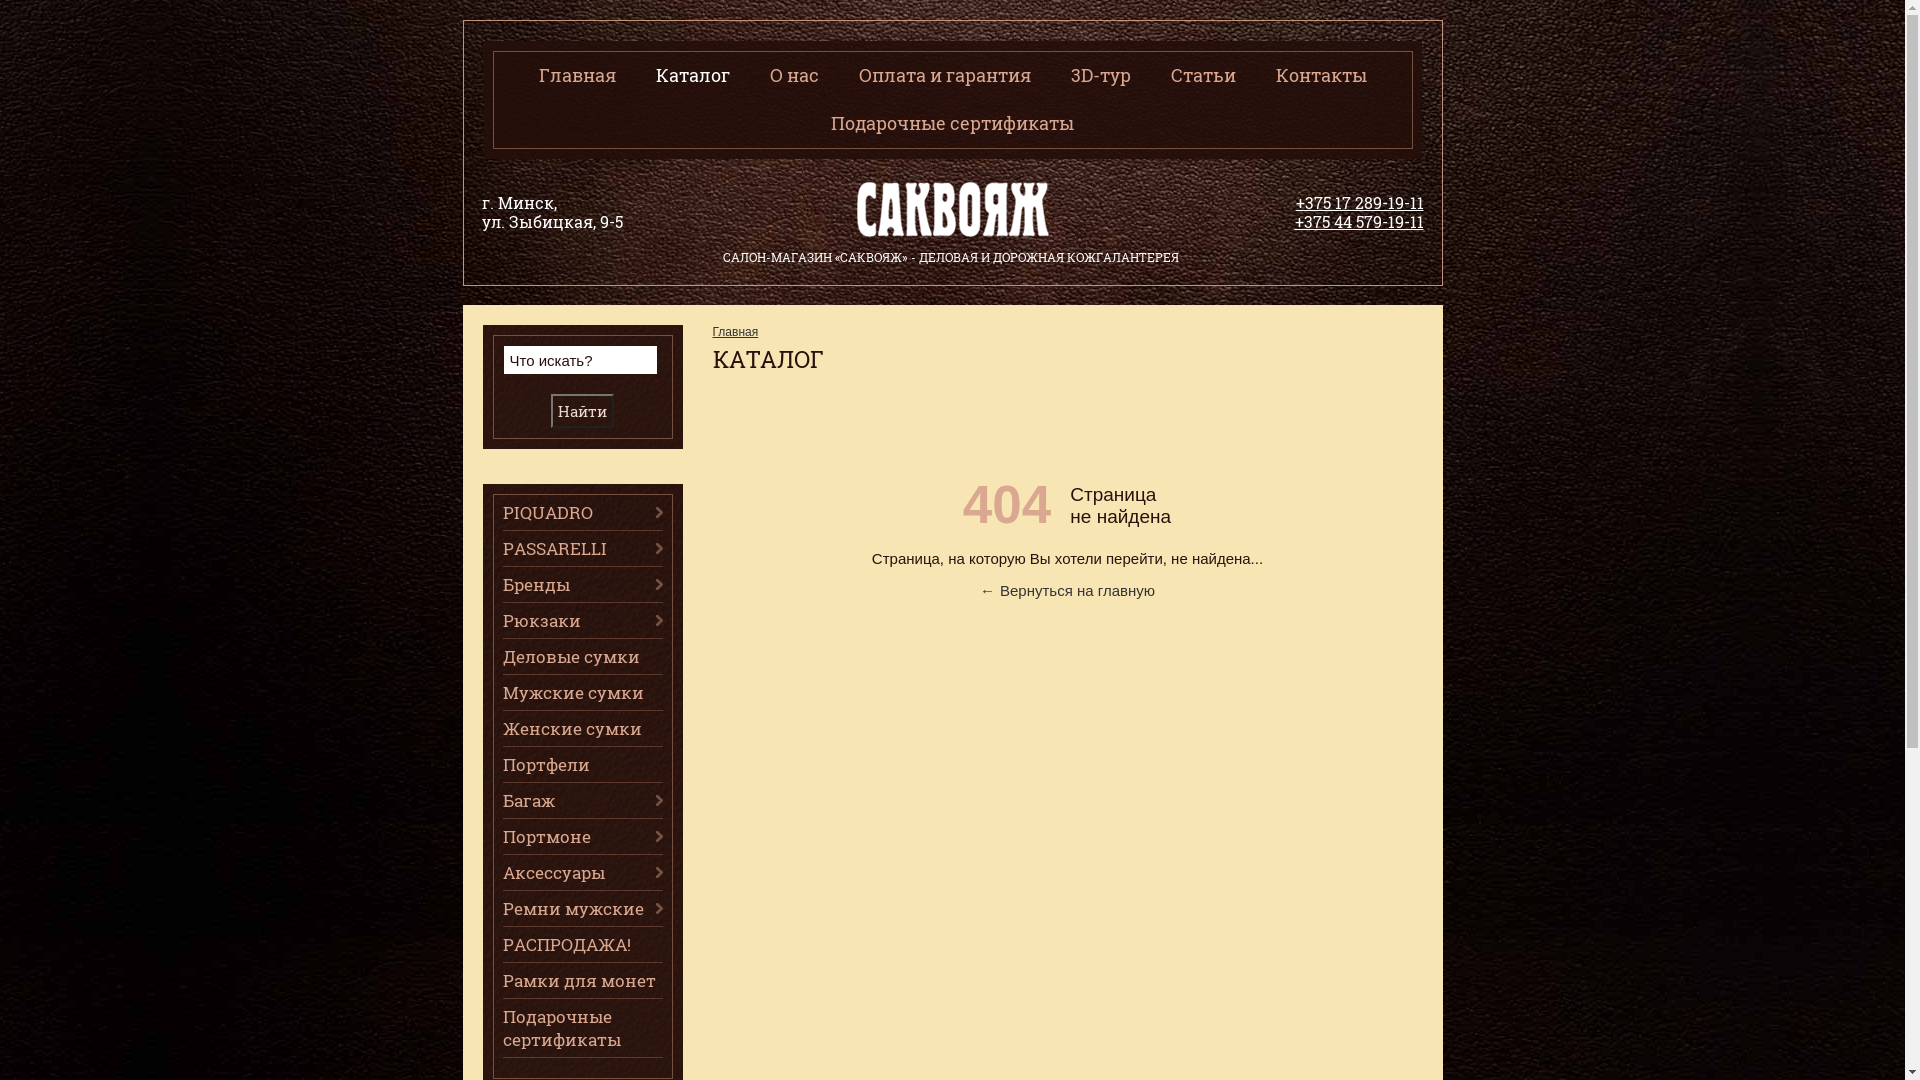 Image resolution: width=1920 pixels, height=1080 pixels. Describe the element at coordinates (580, 511) in the screenshot. I see `'PIQUADRO'` at that location.